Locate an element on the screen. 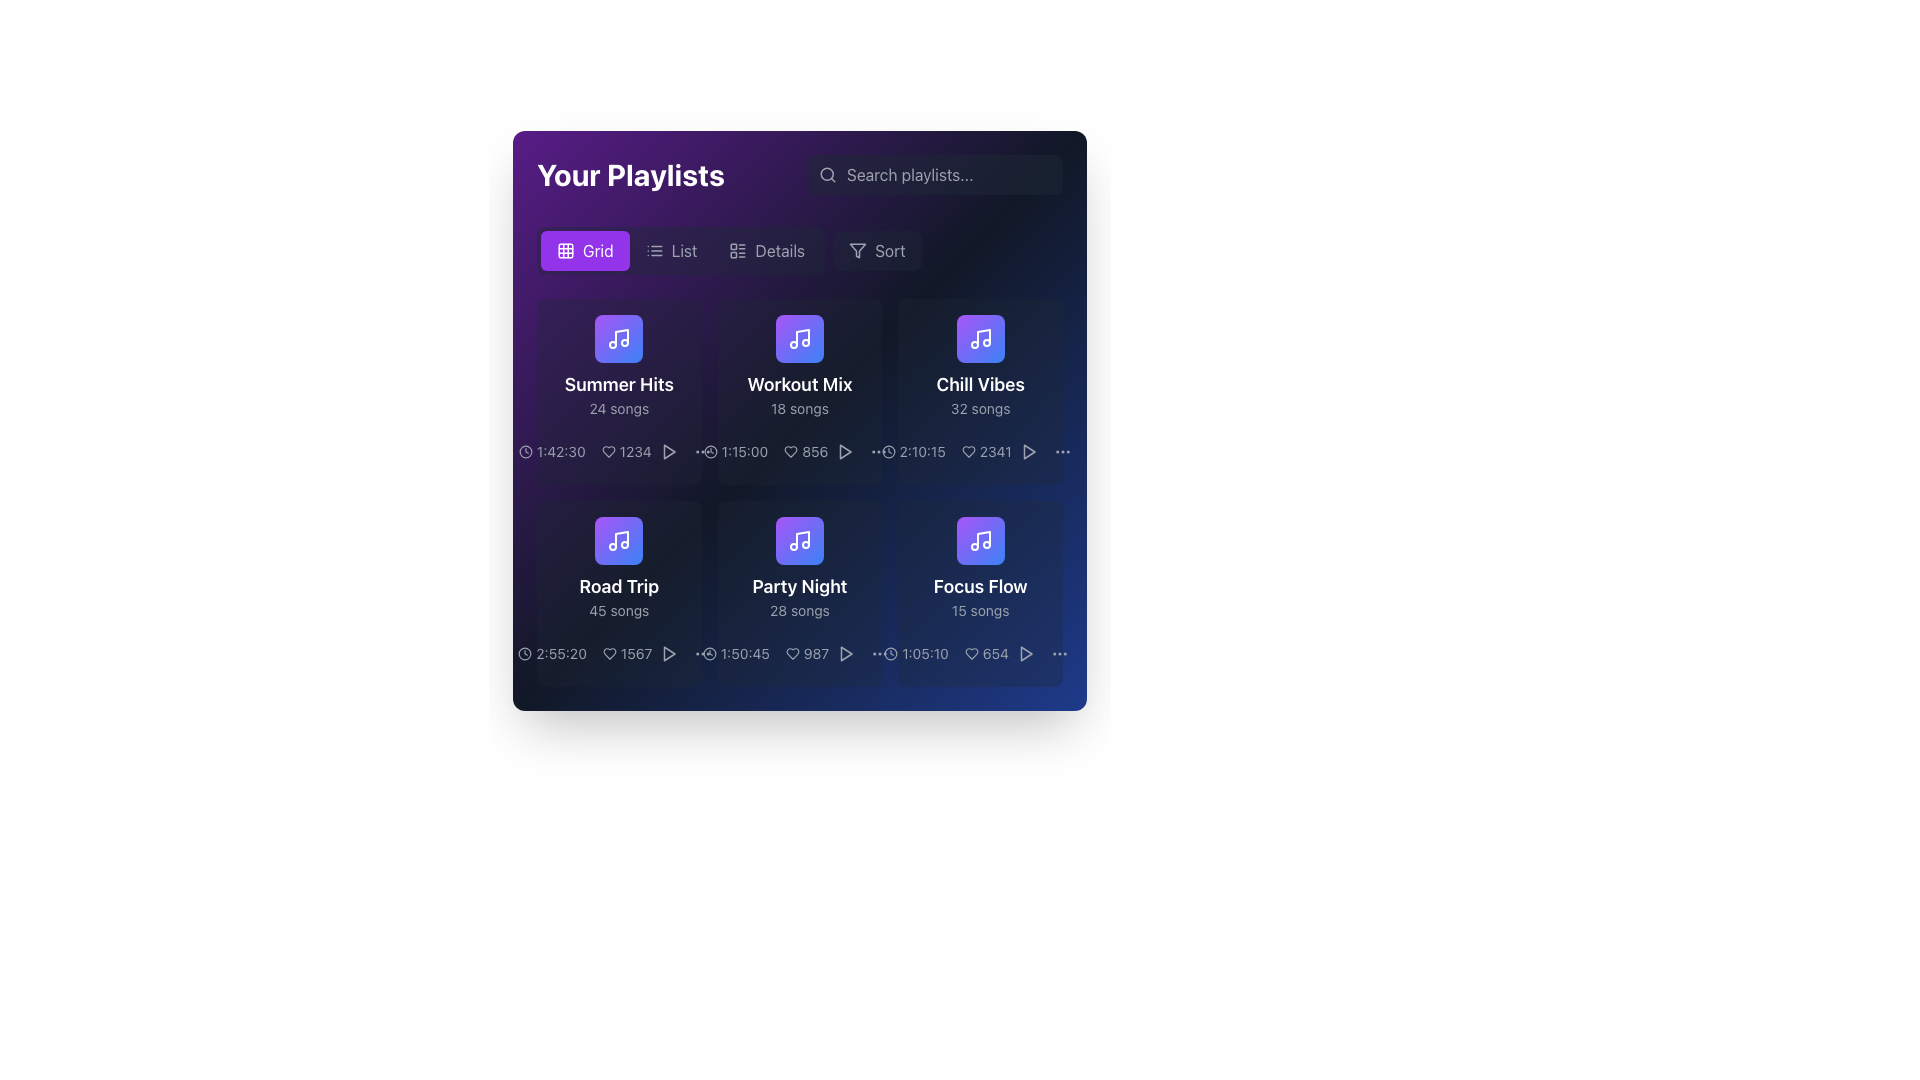 This screenshot has width=1920, height=1080. the prominent textual header labeled 'Your Playlists', which is displayed in large, bold, white font against a gradient purple background, positioned at the top-left area of the content box is located at coordinates (629, 173).